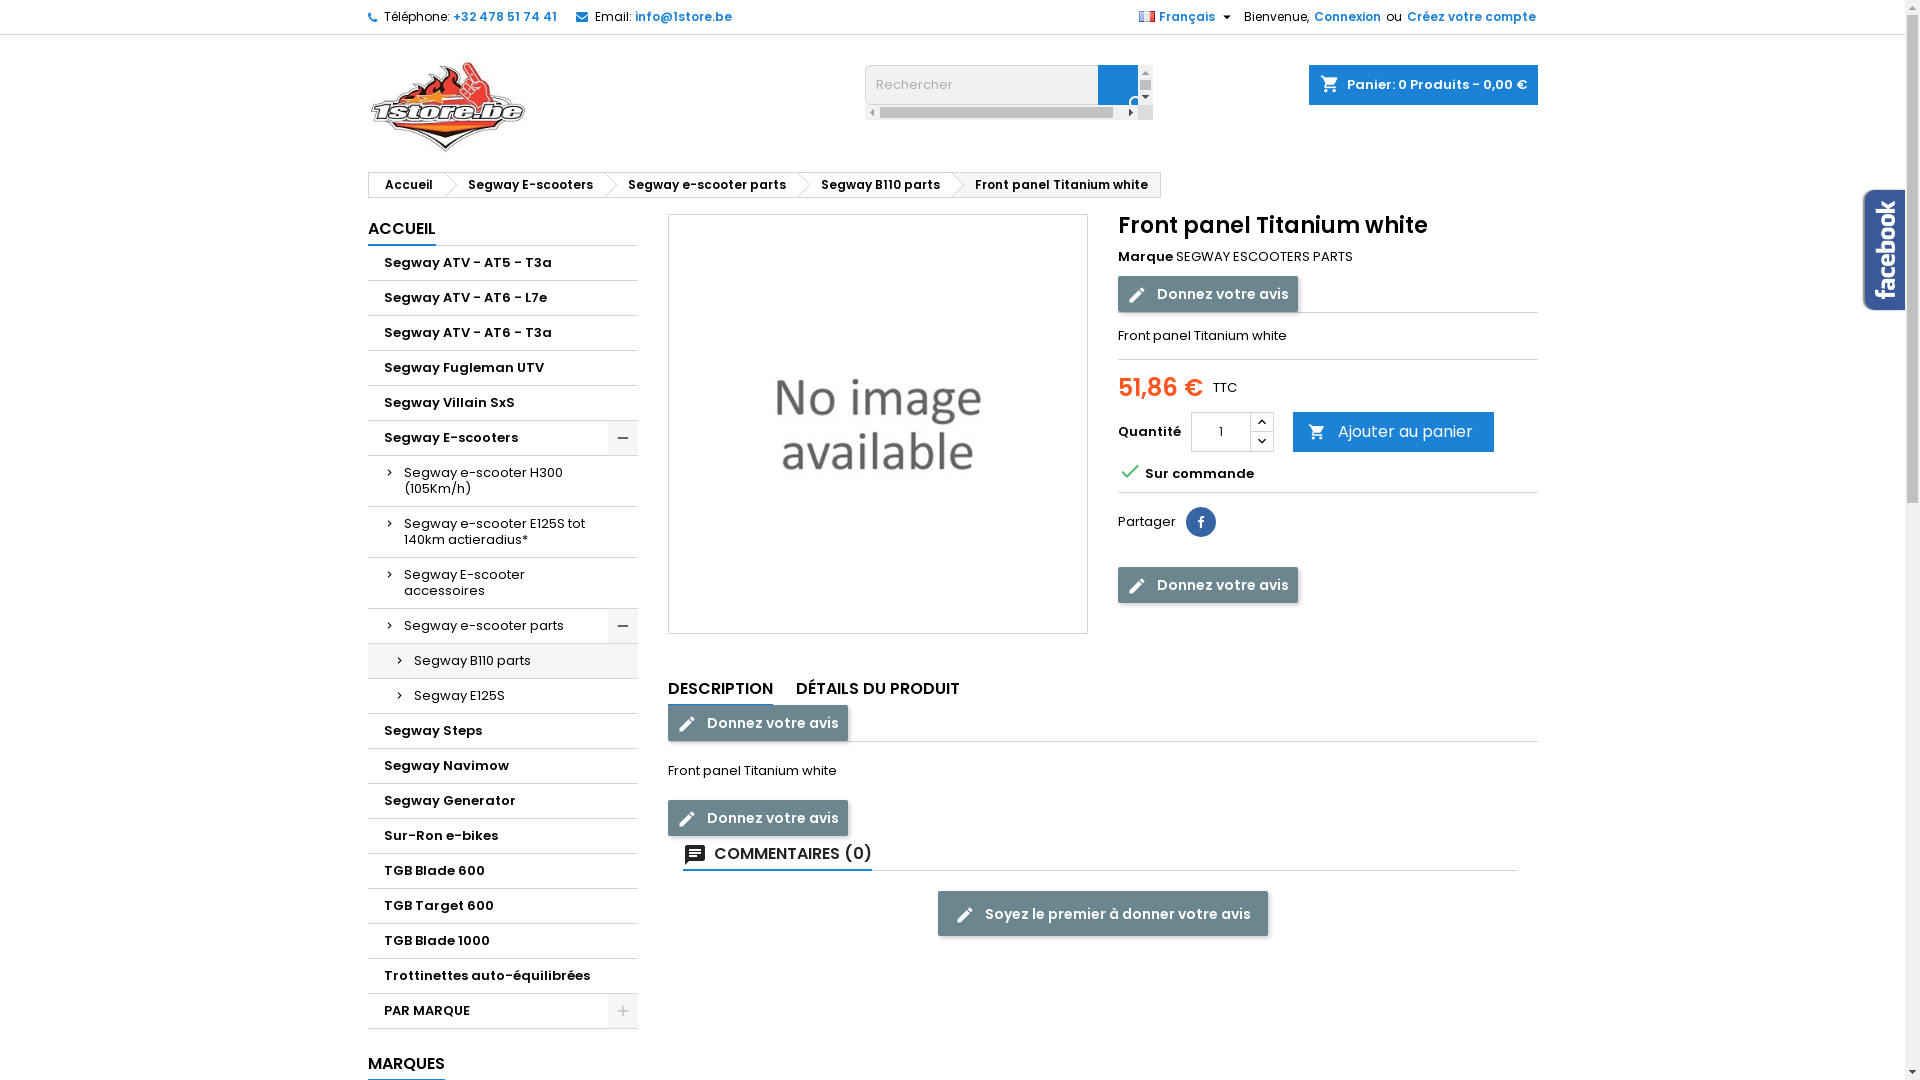 This screenshot has height=1080, width=1920. What do you see at coordinates (403, 185) in the screenshot?
I see `'Accueil'` at bounding box center [403, 185].